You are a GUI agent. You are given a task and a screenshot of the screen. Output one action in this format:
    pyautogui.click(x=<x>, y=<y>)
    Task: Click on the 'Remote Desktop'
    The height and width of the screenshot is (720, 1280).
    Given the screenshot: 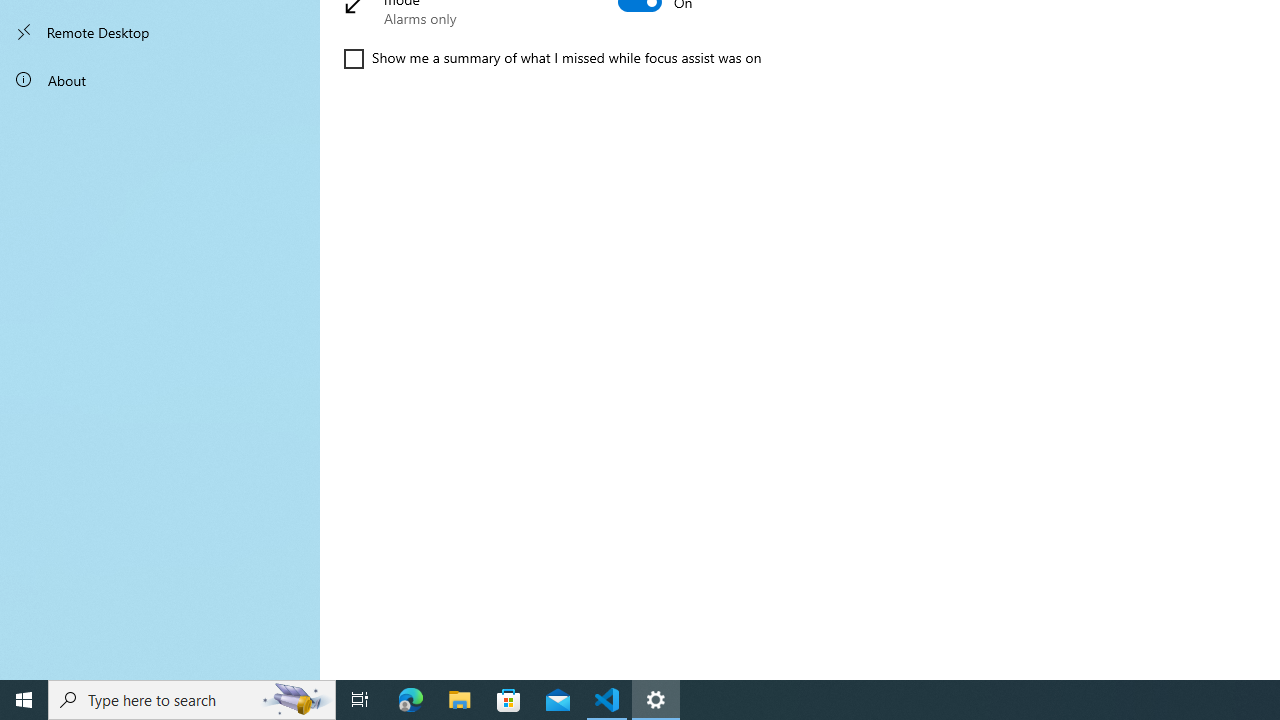 What is the action you would take?
    pyautogui.click(x=160, y=32)
    